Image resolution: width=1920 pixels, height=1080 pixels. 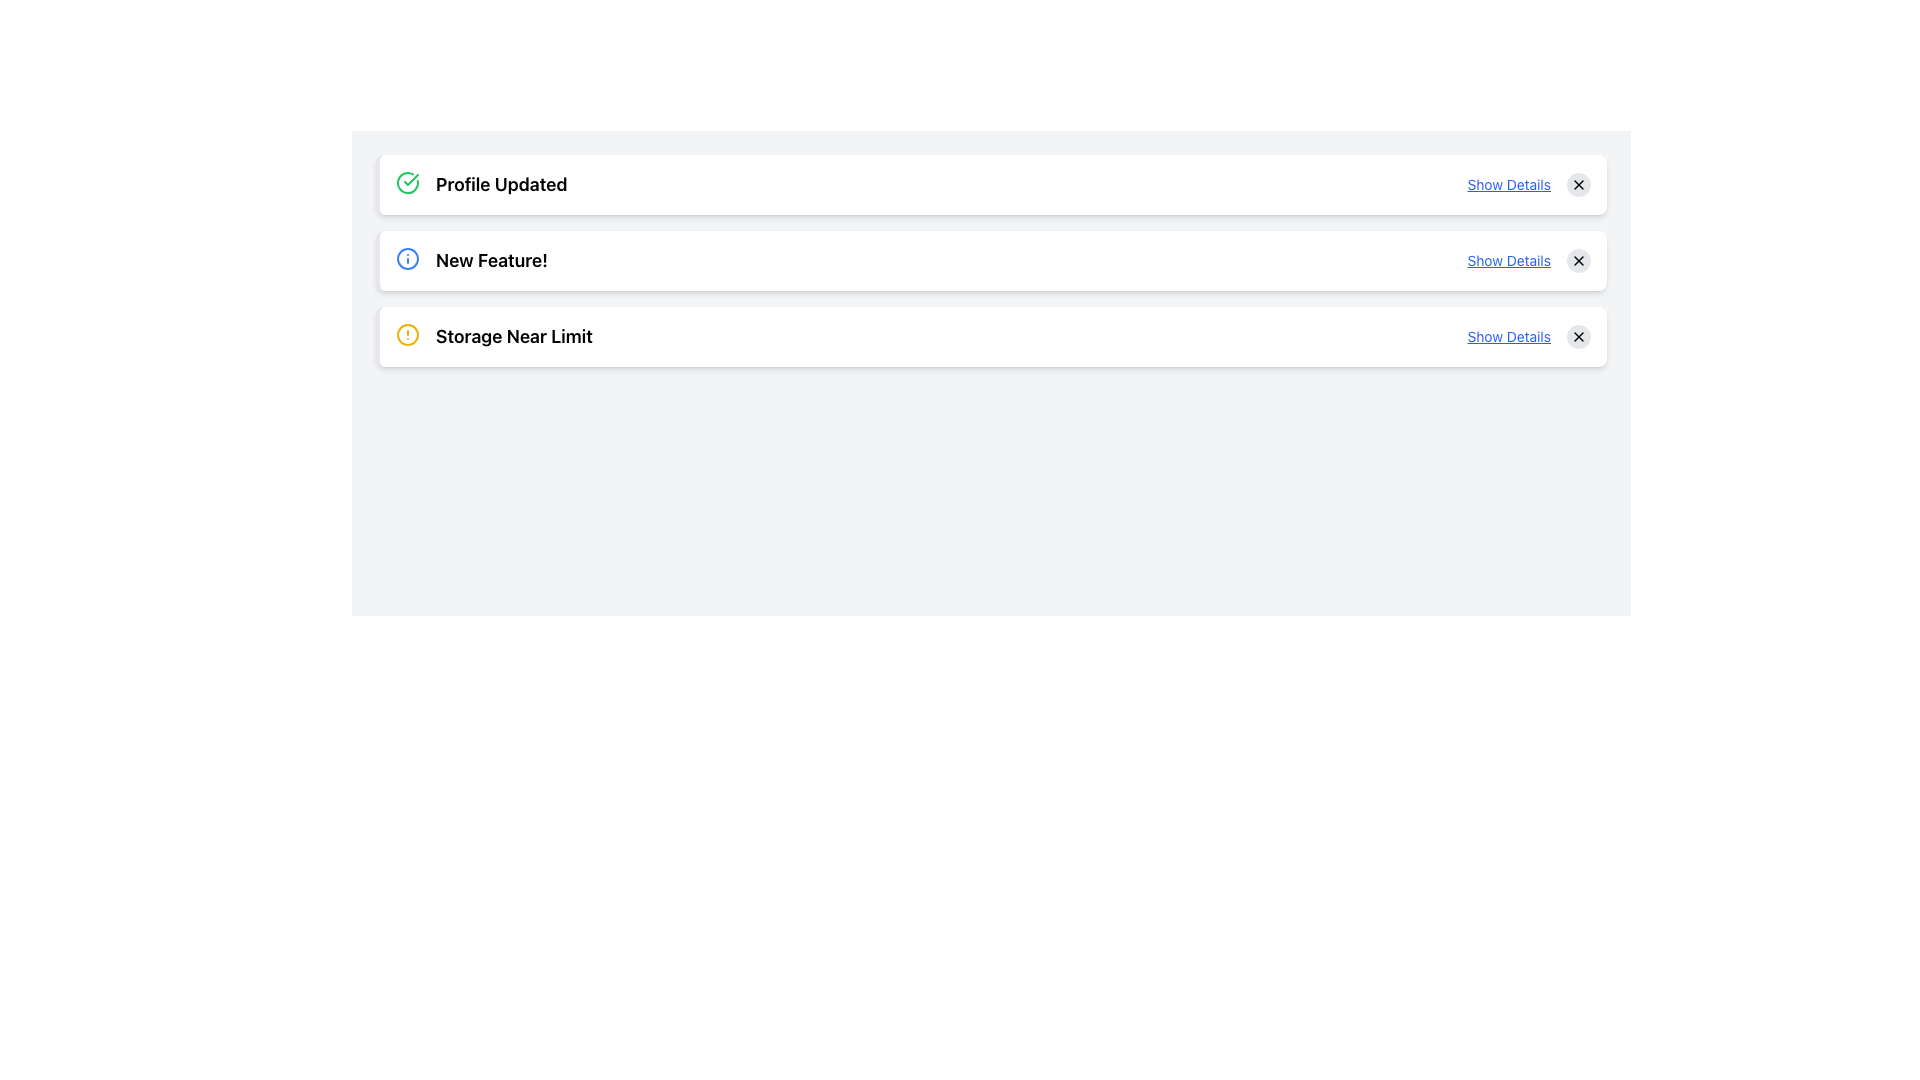 What do you see at coordinates (1528, 335) in the screenshot?
I see `the 'Show Details' hyperlink in the 'Storage Near Limit' notification panel` at bounding box center [1528, 335].